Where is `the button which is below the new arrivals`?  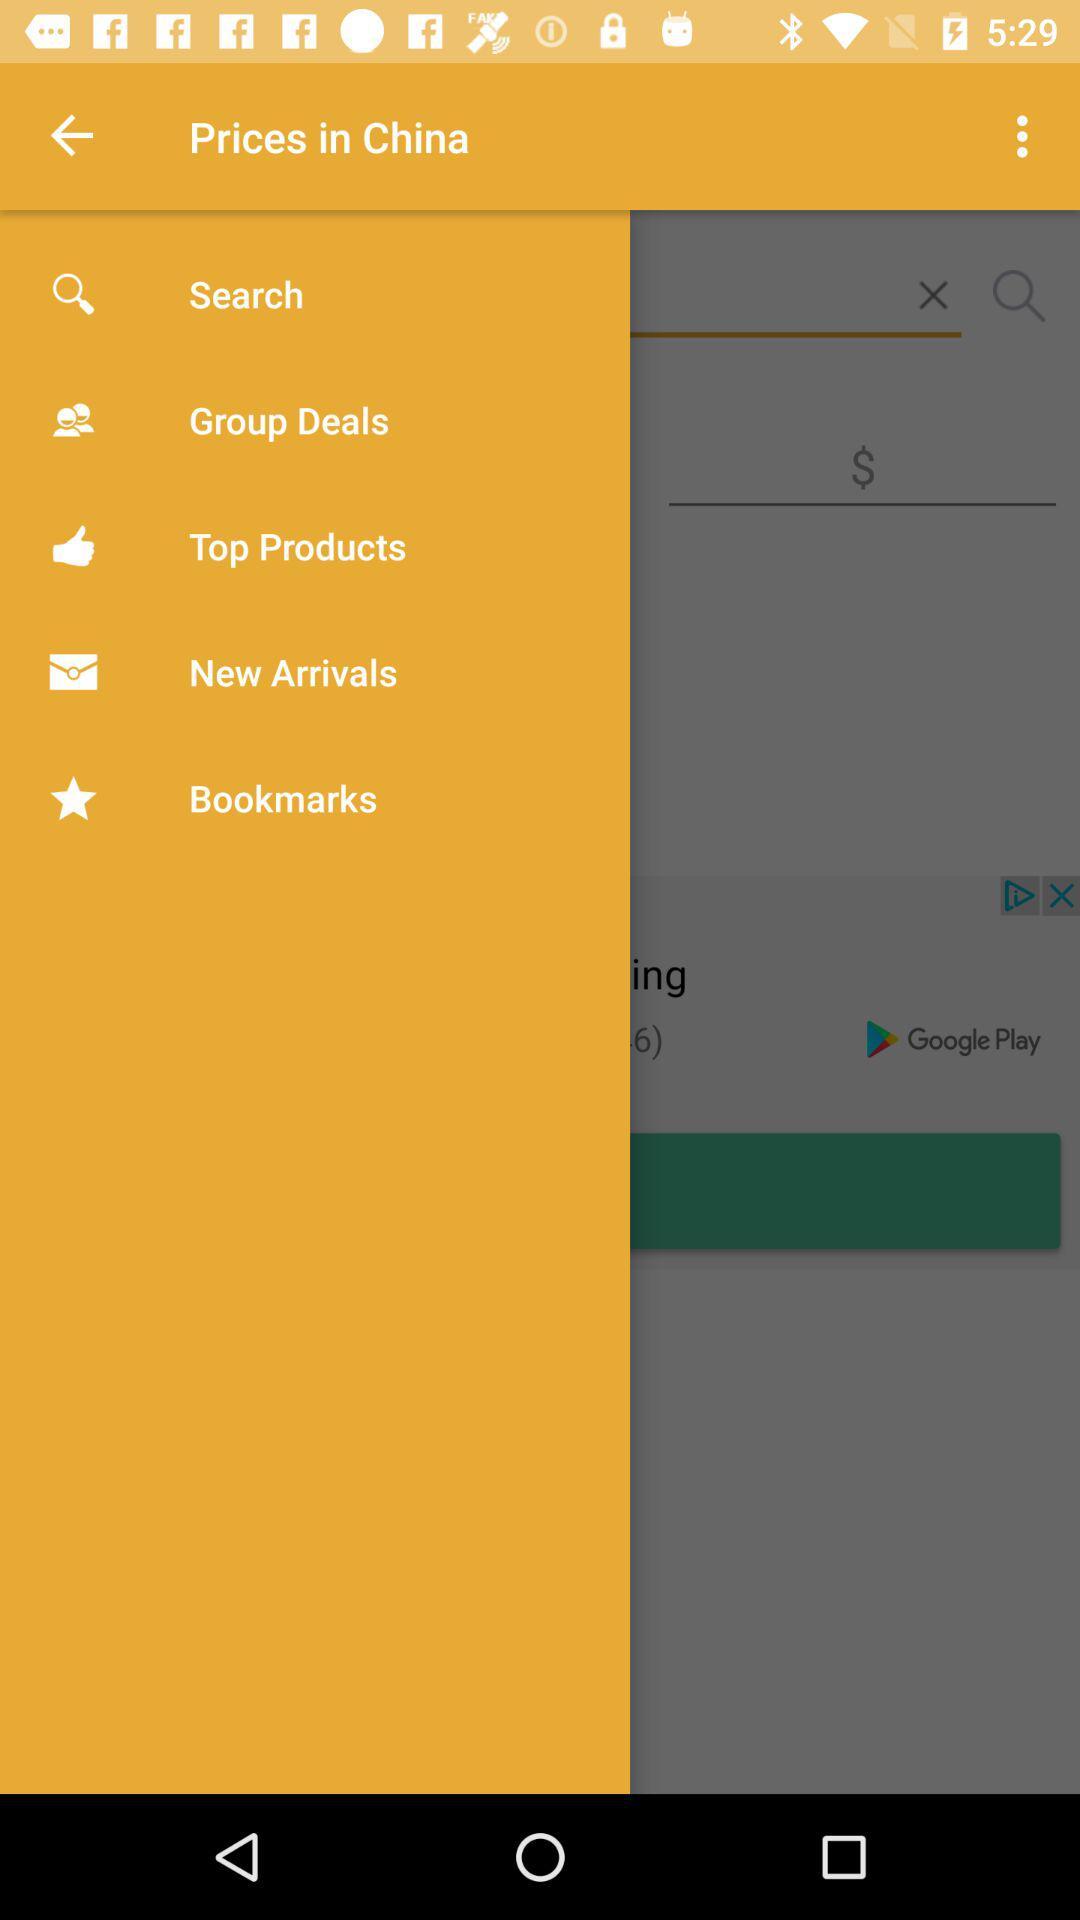
the button which is below the new arrivals is located at coordinates (181, 820).